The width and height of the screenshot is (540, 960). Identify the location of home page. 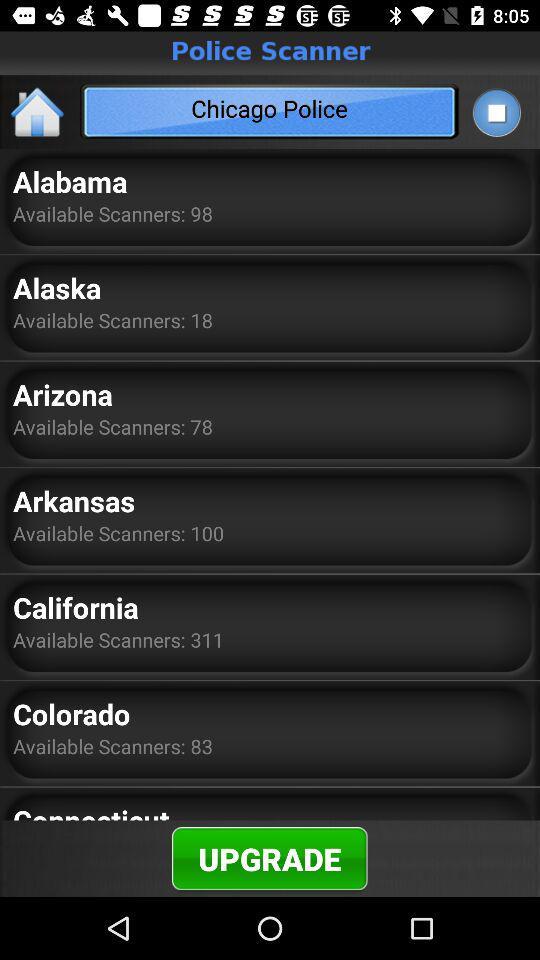
(38, 111).